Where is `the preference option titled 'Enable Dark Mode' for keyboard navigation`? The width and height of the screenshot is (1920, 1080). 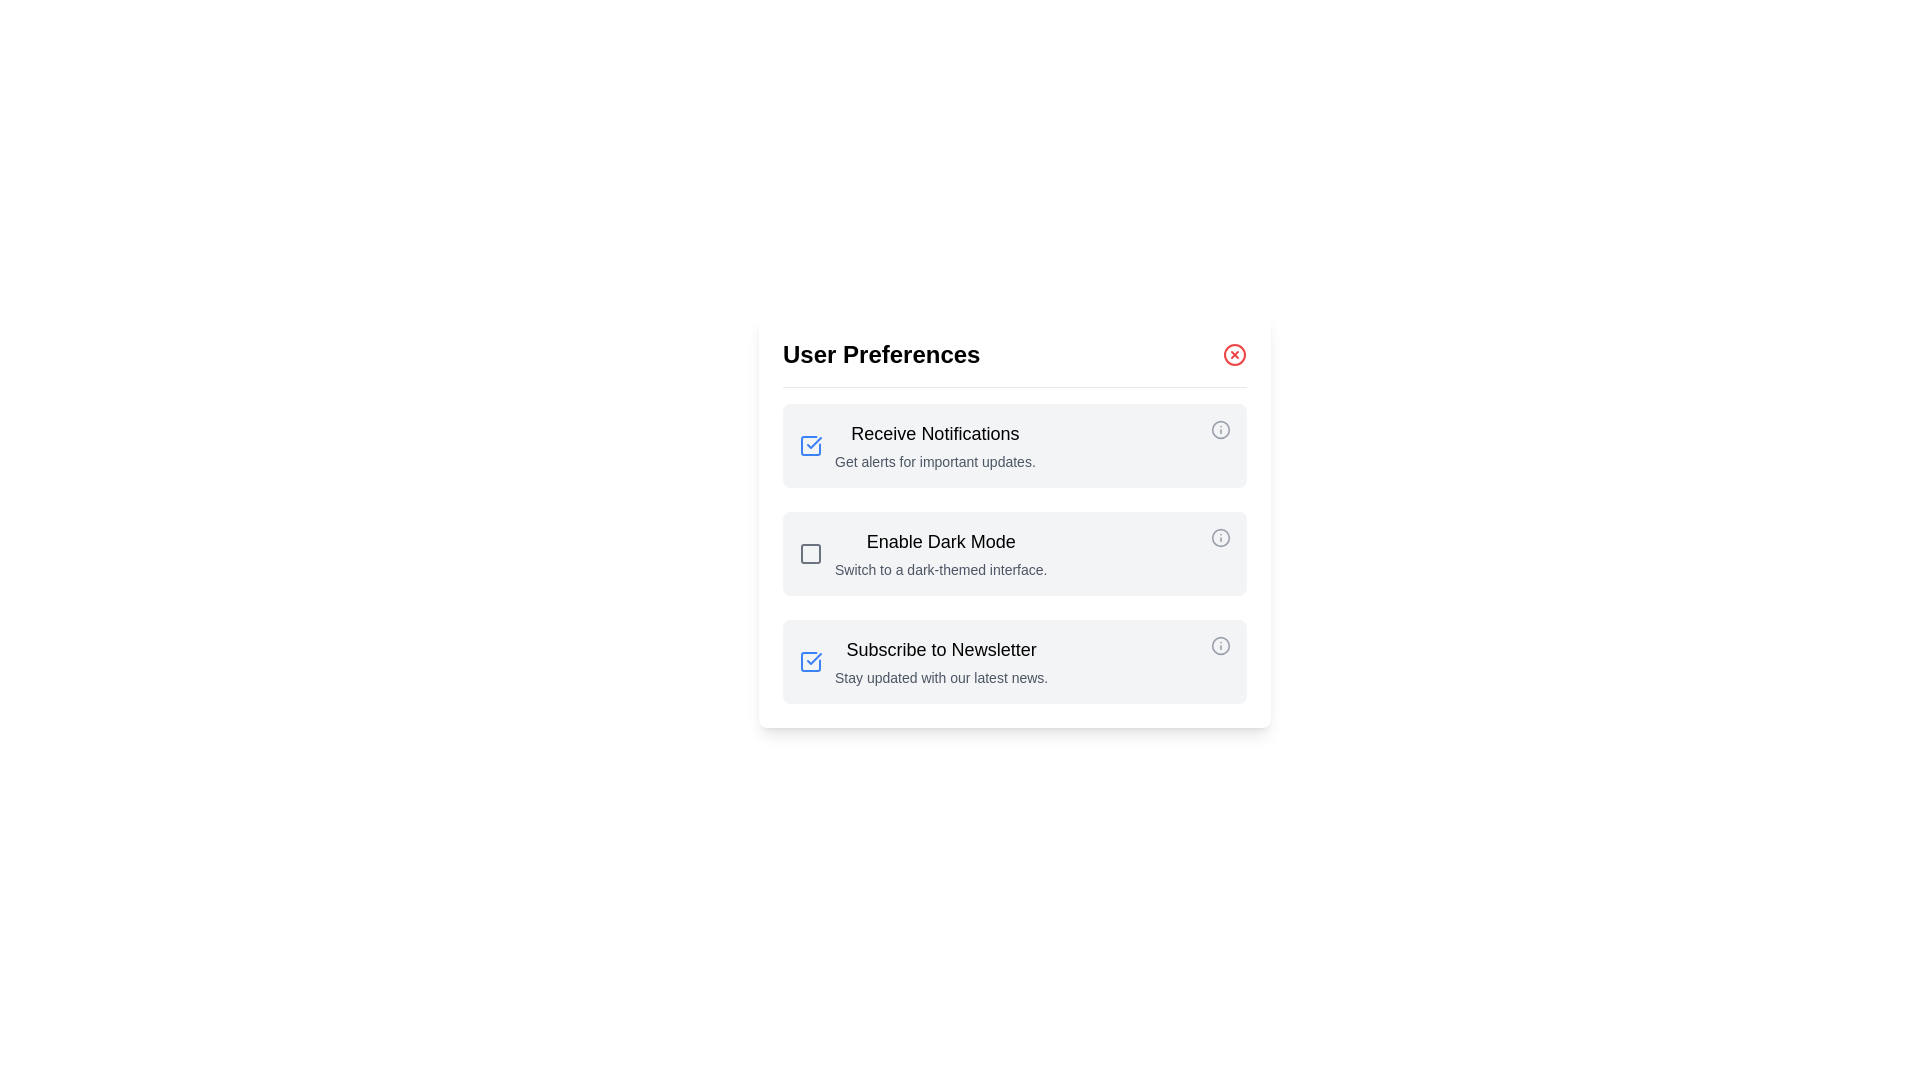
the preference option titled 'Enable Dark Mode' for keyboard navigation is located at coordinates (1014, 520).